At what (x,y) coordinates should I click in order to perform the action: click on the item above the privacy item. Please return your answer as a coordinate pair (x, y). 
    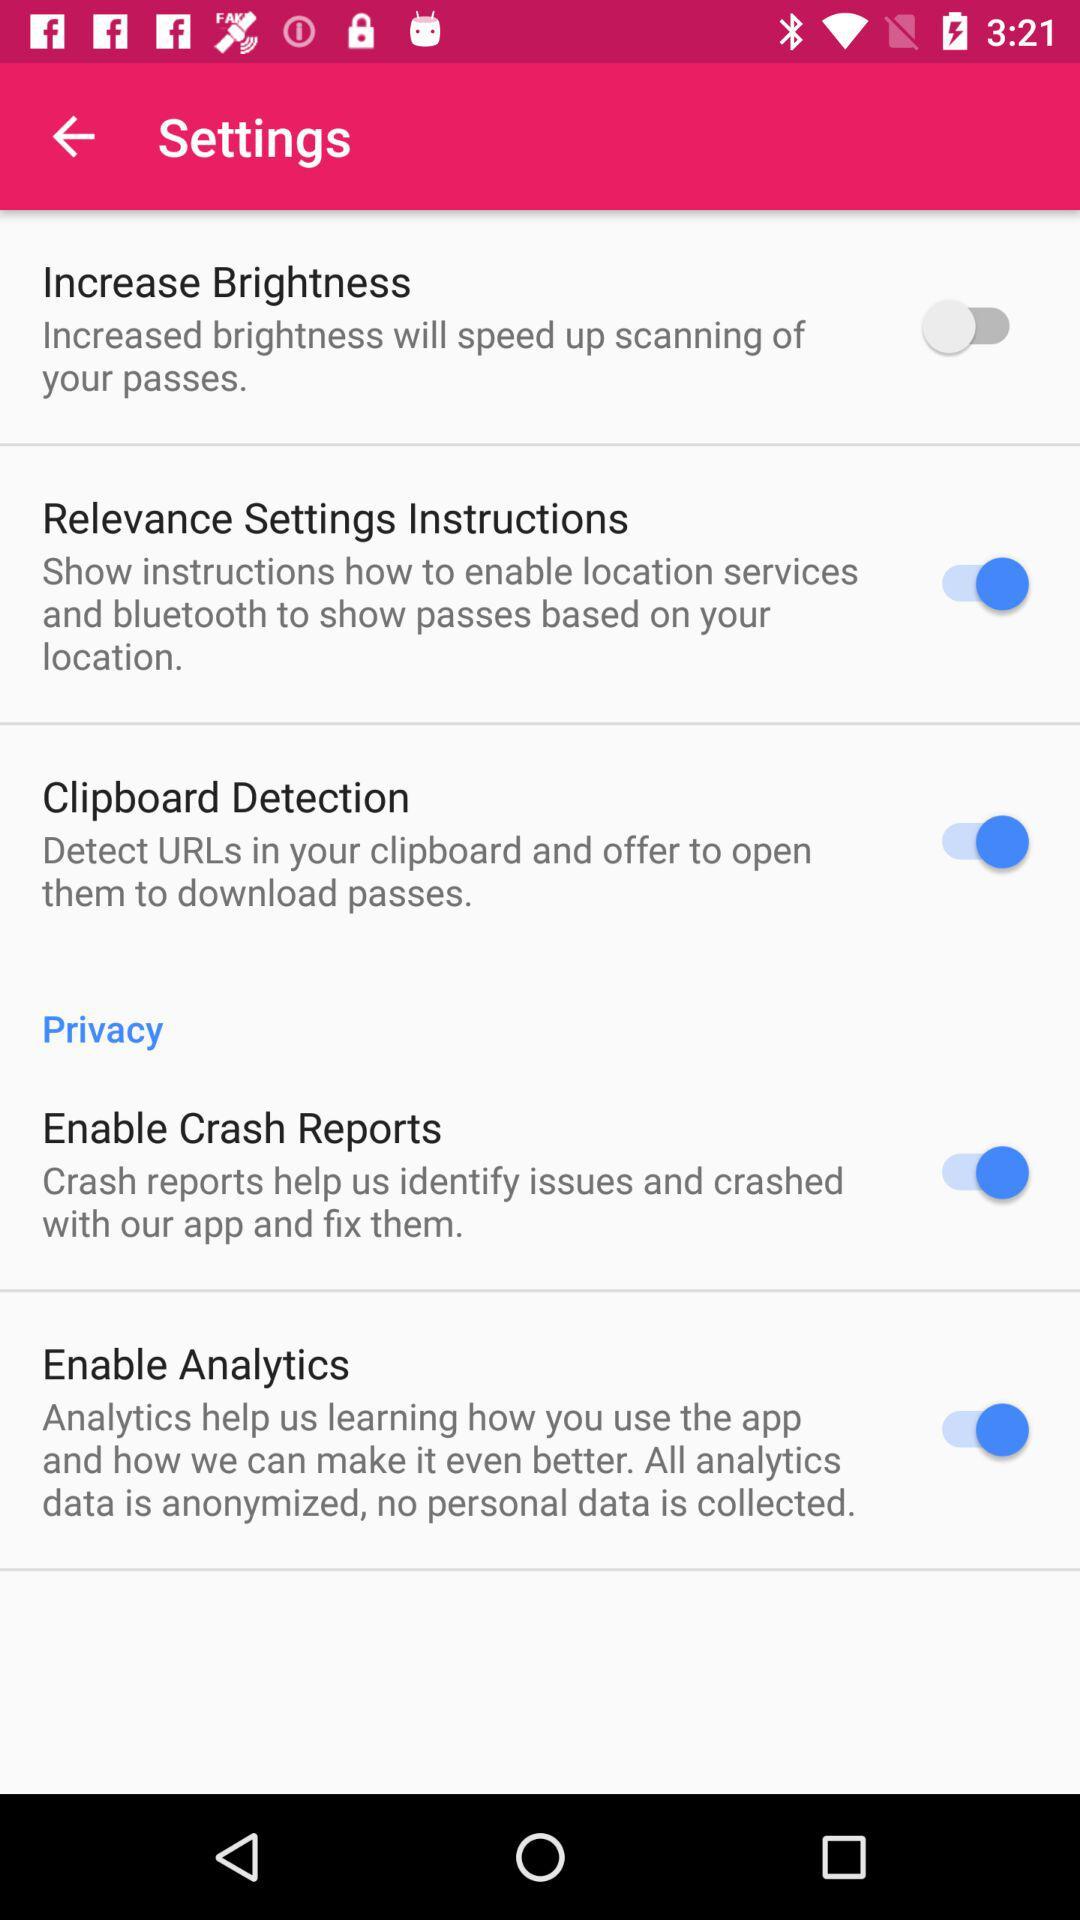
    Looking at the image, I should click on (456, 870).